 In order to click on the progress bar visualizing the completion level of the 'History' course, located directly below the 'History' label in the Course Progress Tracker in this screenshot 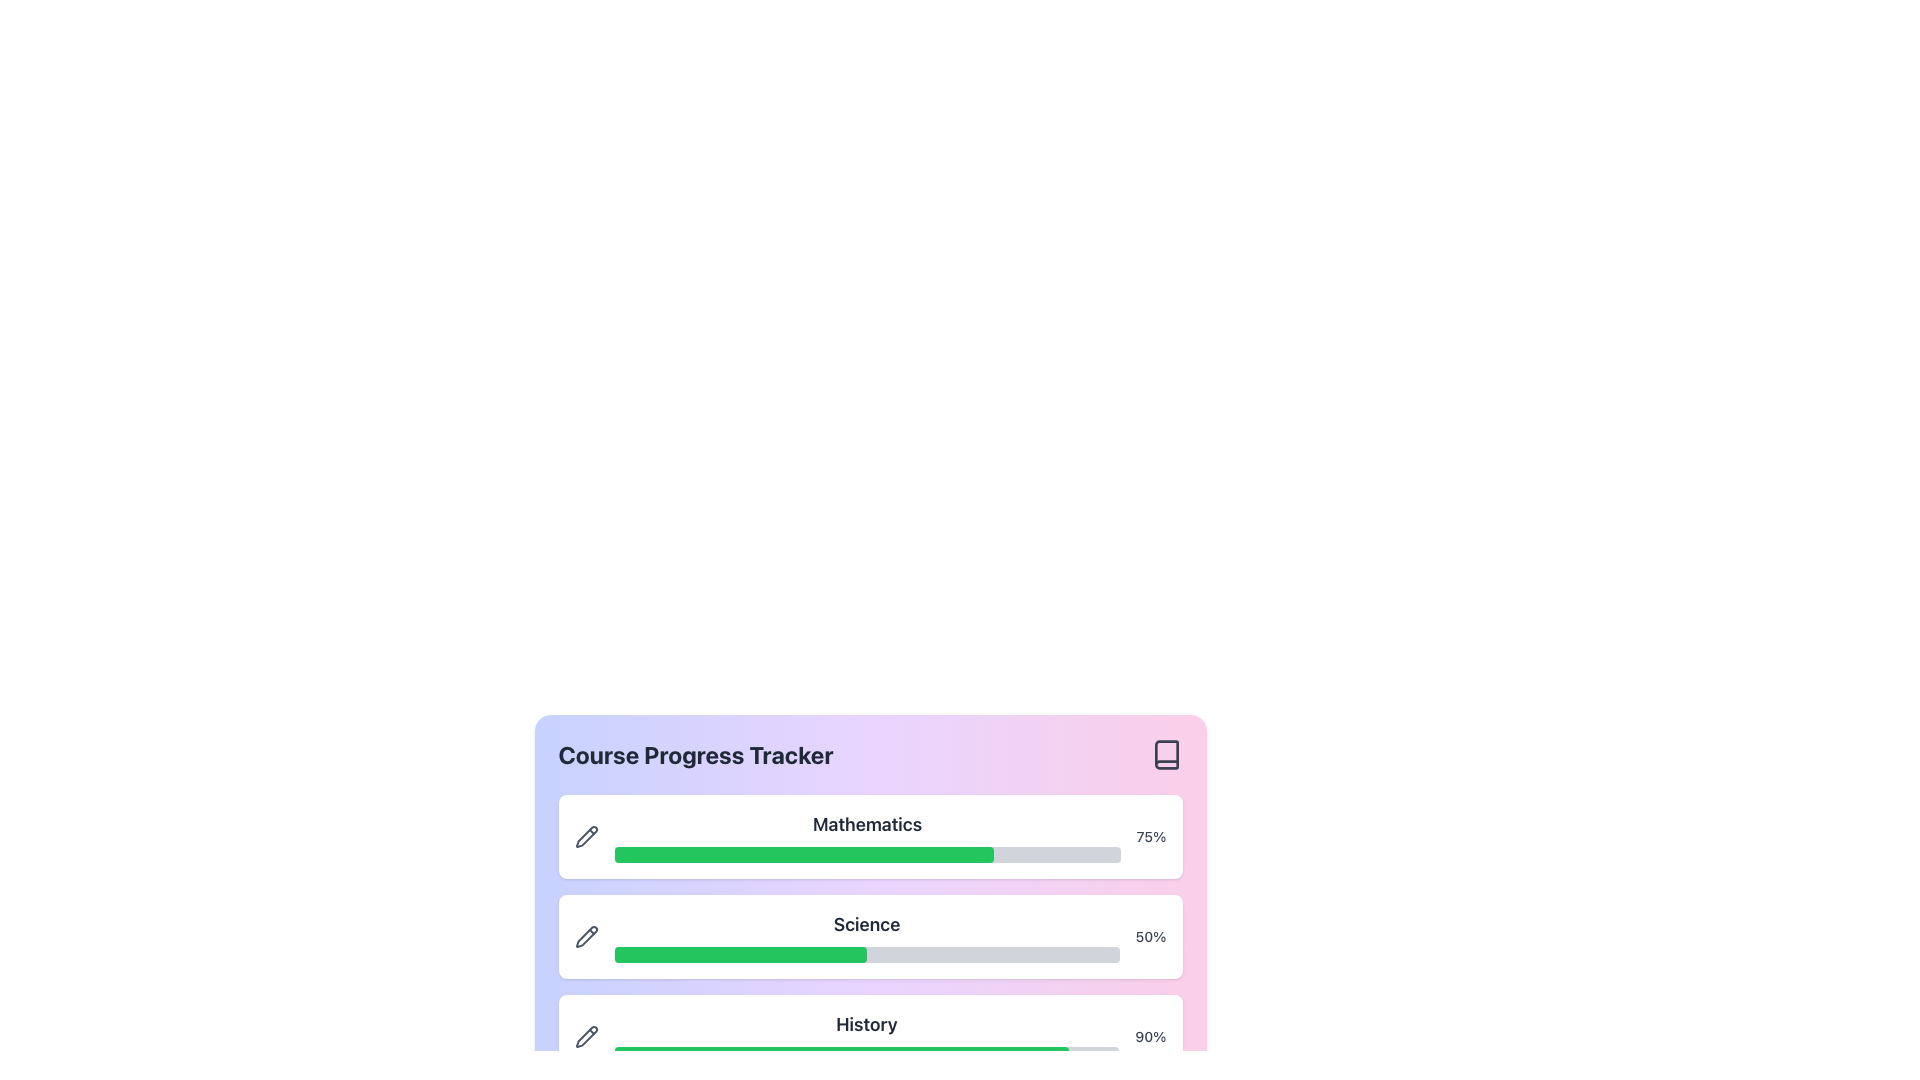, I will do `click(866, 1054)`.